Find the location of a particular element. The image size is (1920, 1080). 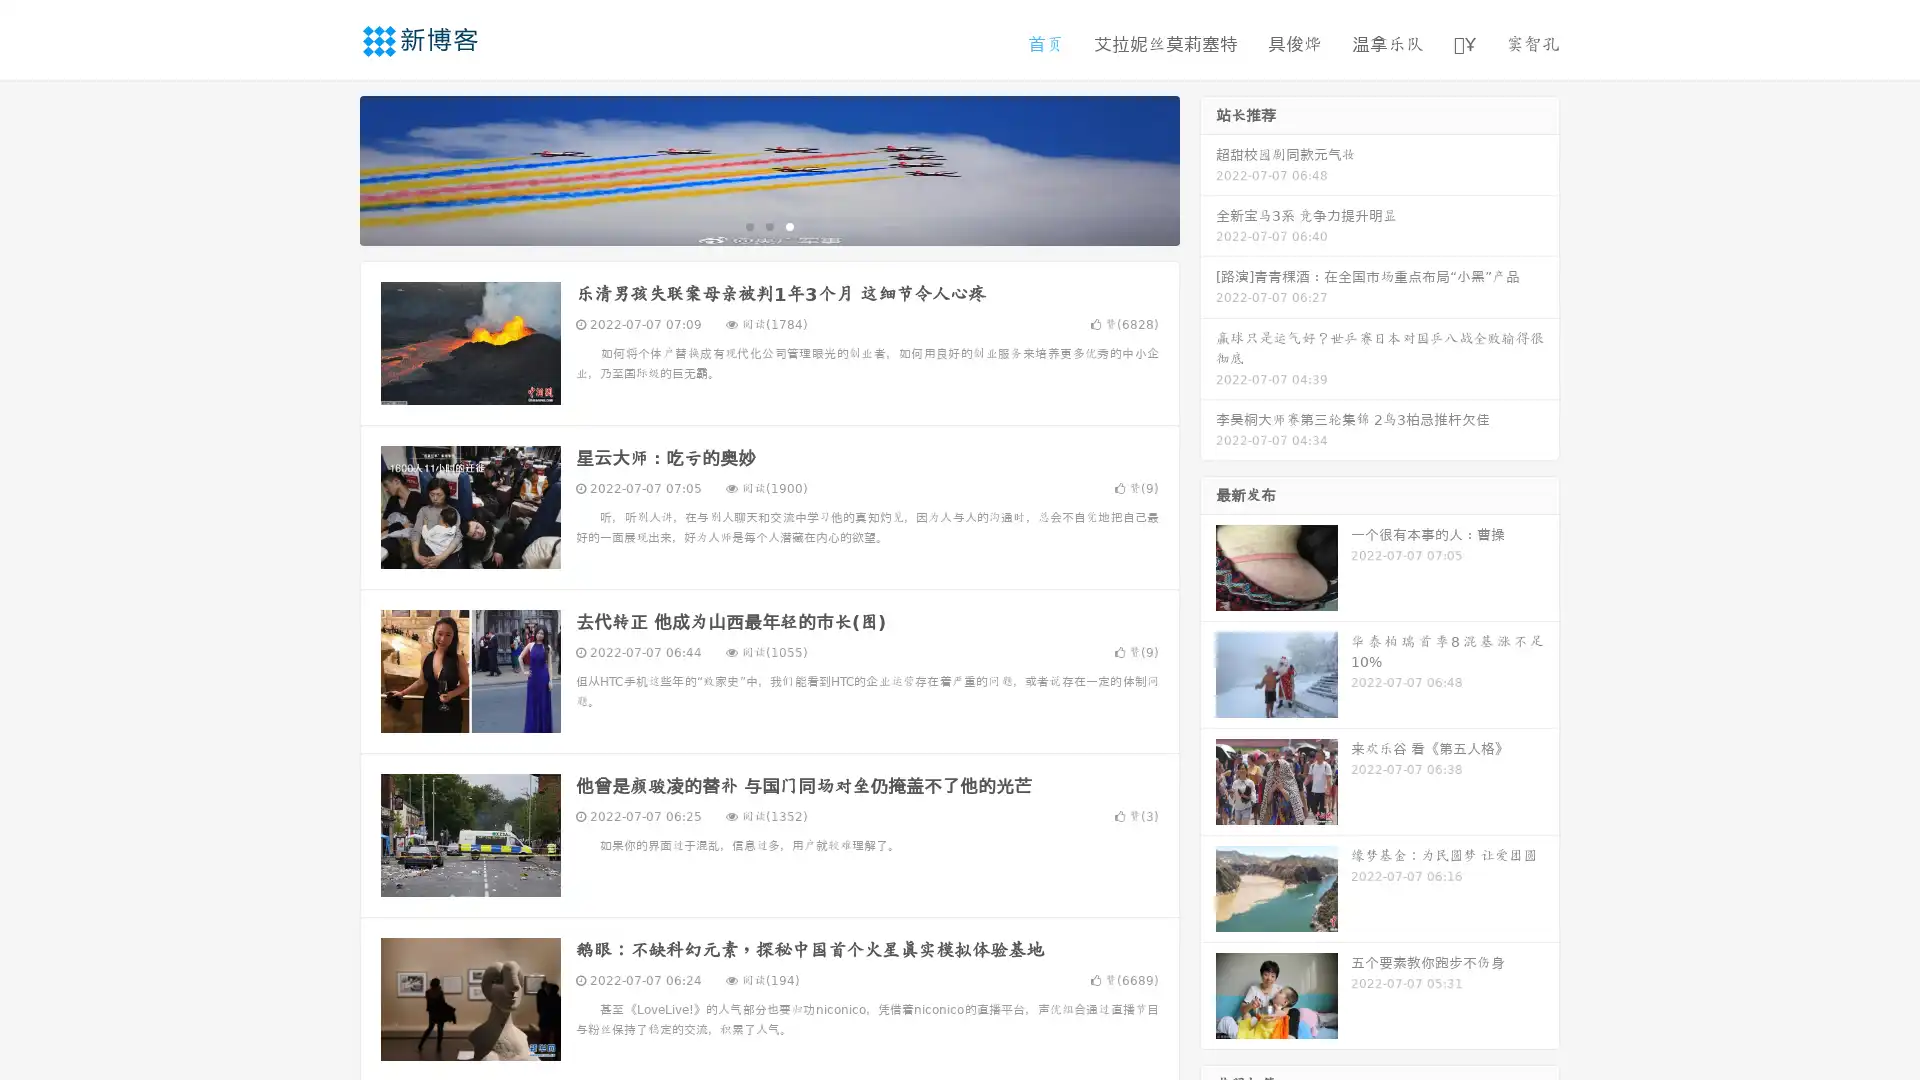

Go to slide 3 is located at coordinates (789, 225).